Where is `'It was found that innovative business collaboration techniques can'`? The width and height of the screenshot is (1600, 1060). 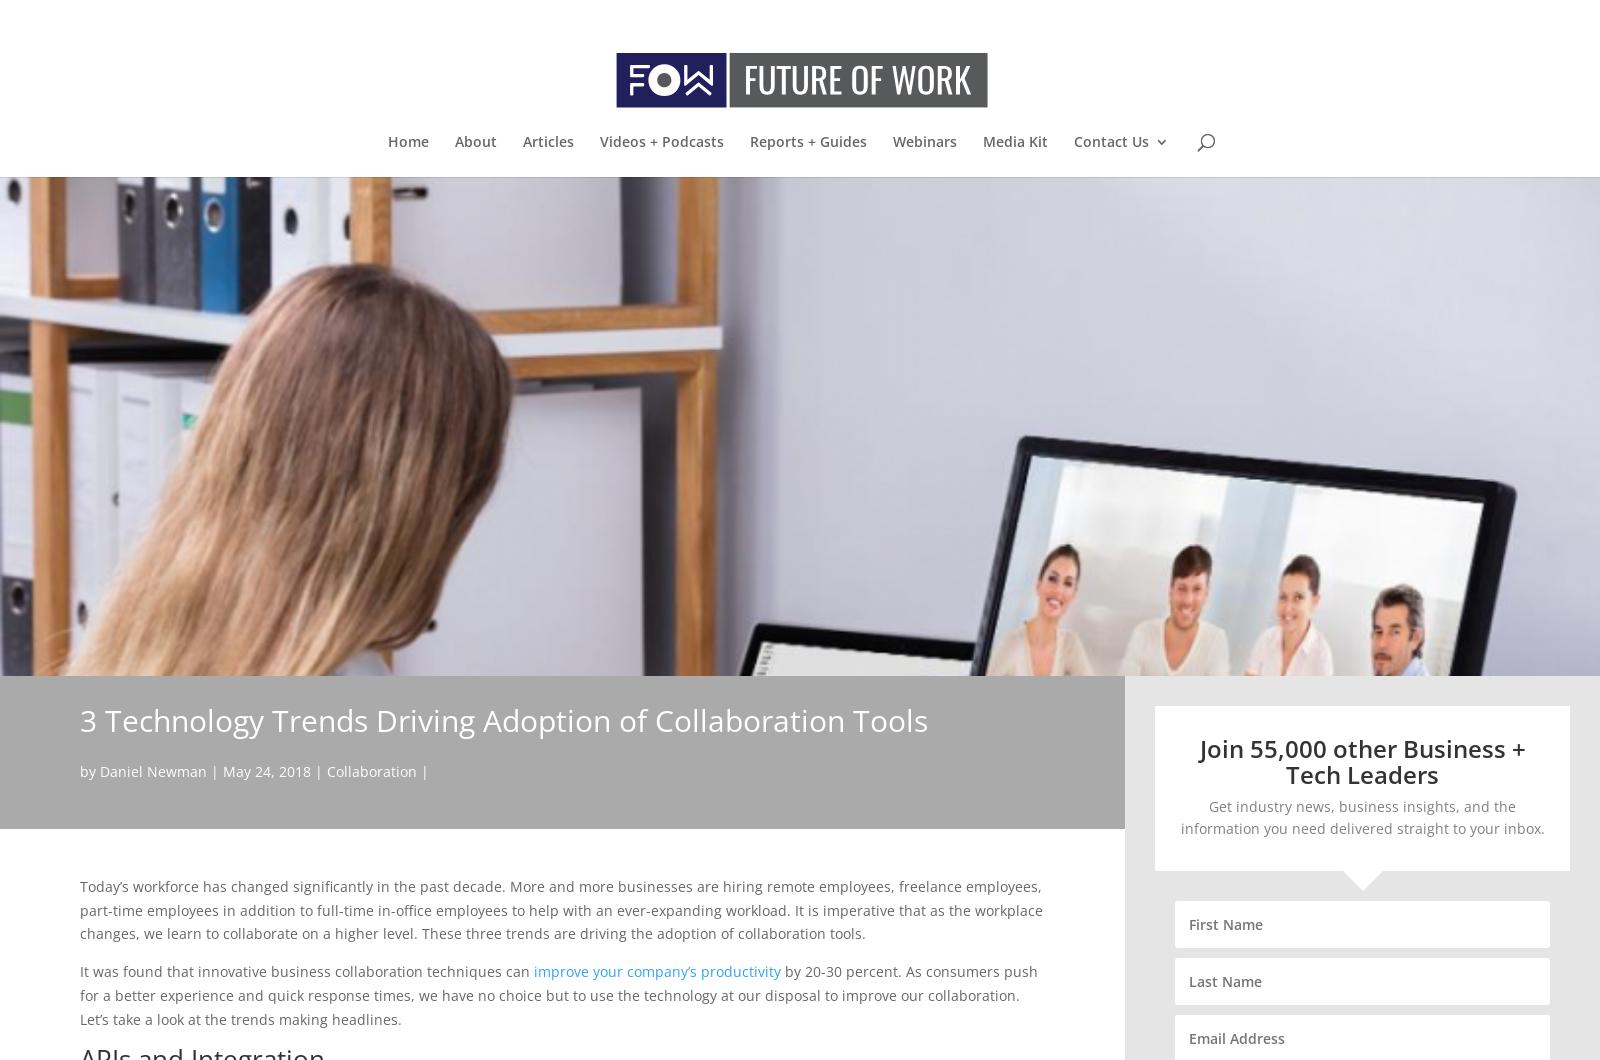 'It was found that innovative business collaboration techniques can' is located at coordinates (79, 970).